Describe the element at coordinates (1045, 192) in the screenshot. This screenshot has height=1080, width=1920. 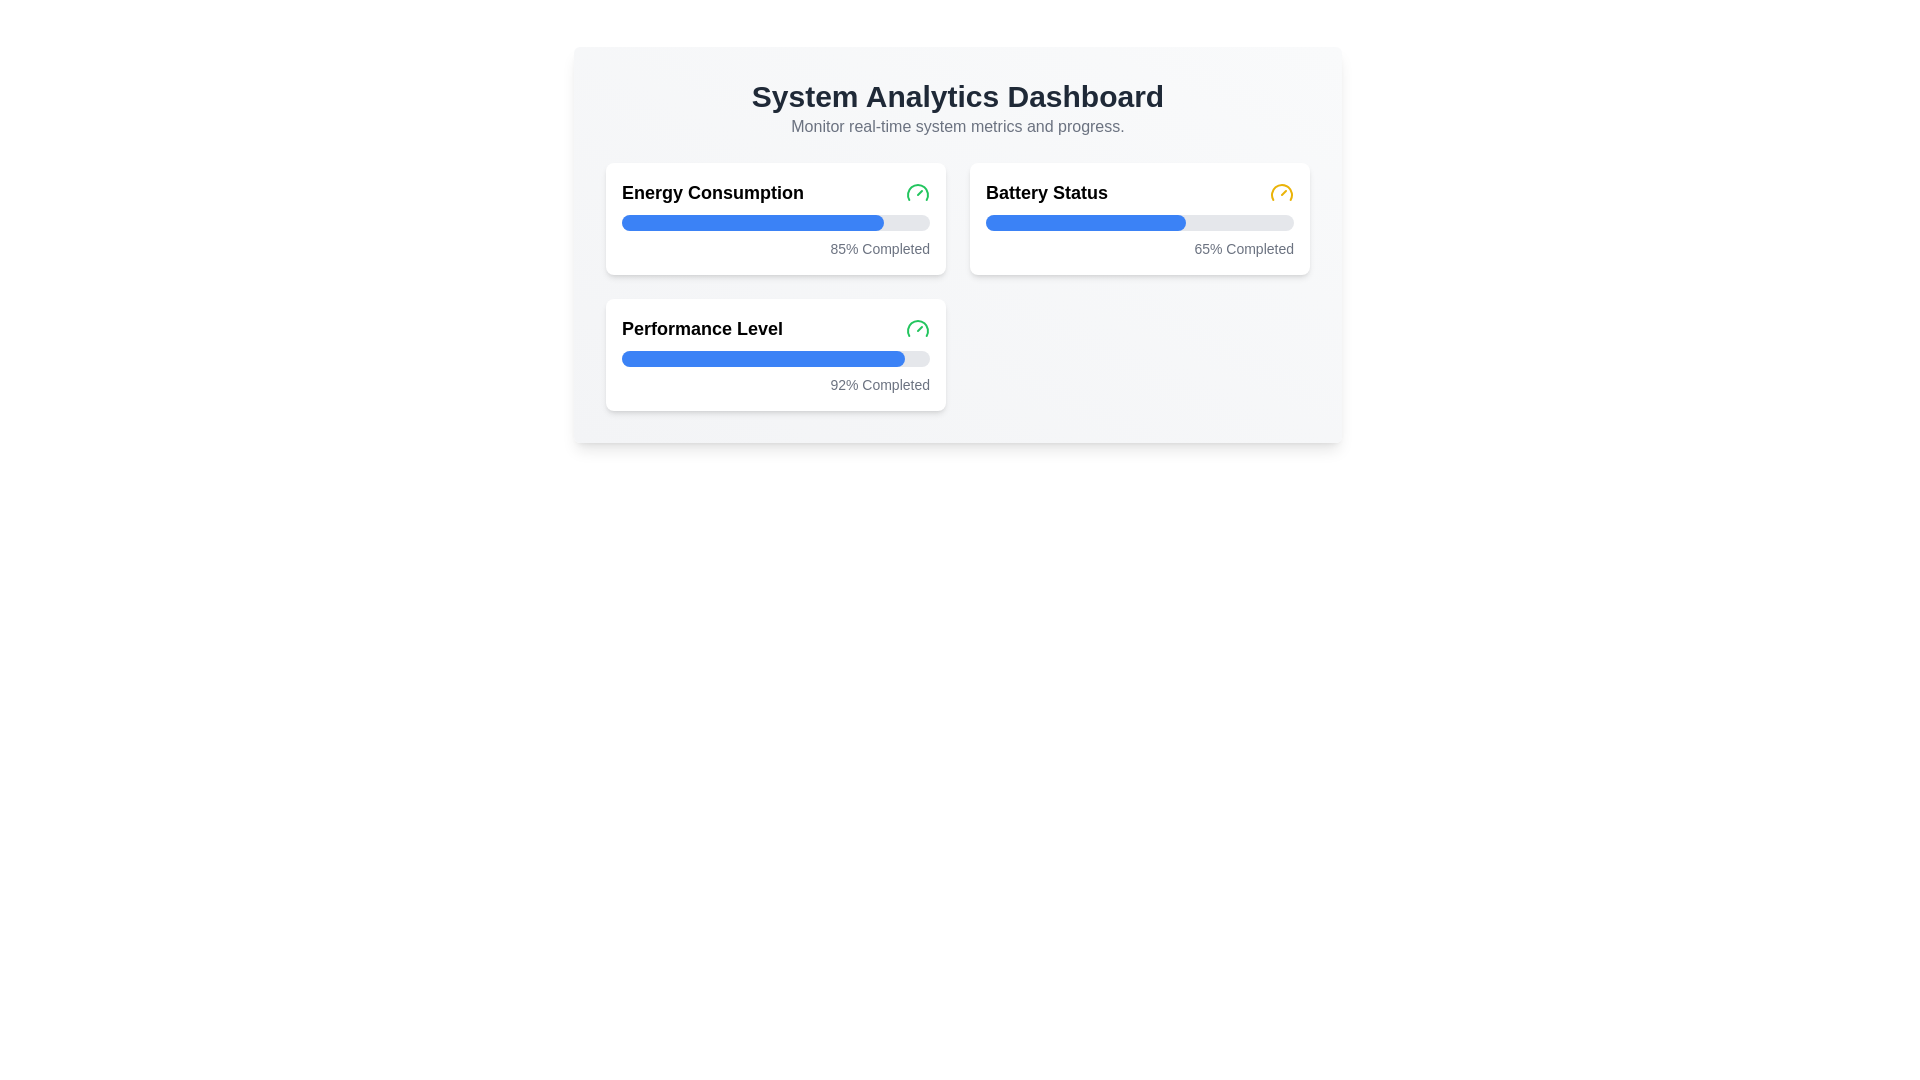
I see `'Battery Status' label, which is a black text displayed in bold, medium-large font, located in the top-right card of the dashboard's grid layout, slightly left of the card's center and above the progress bar` at that location.